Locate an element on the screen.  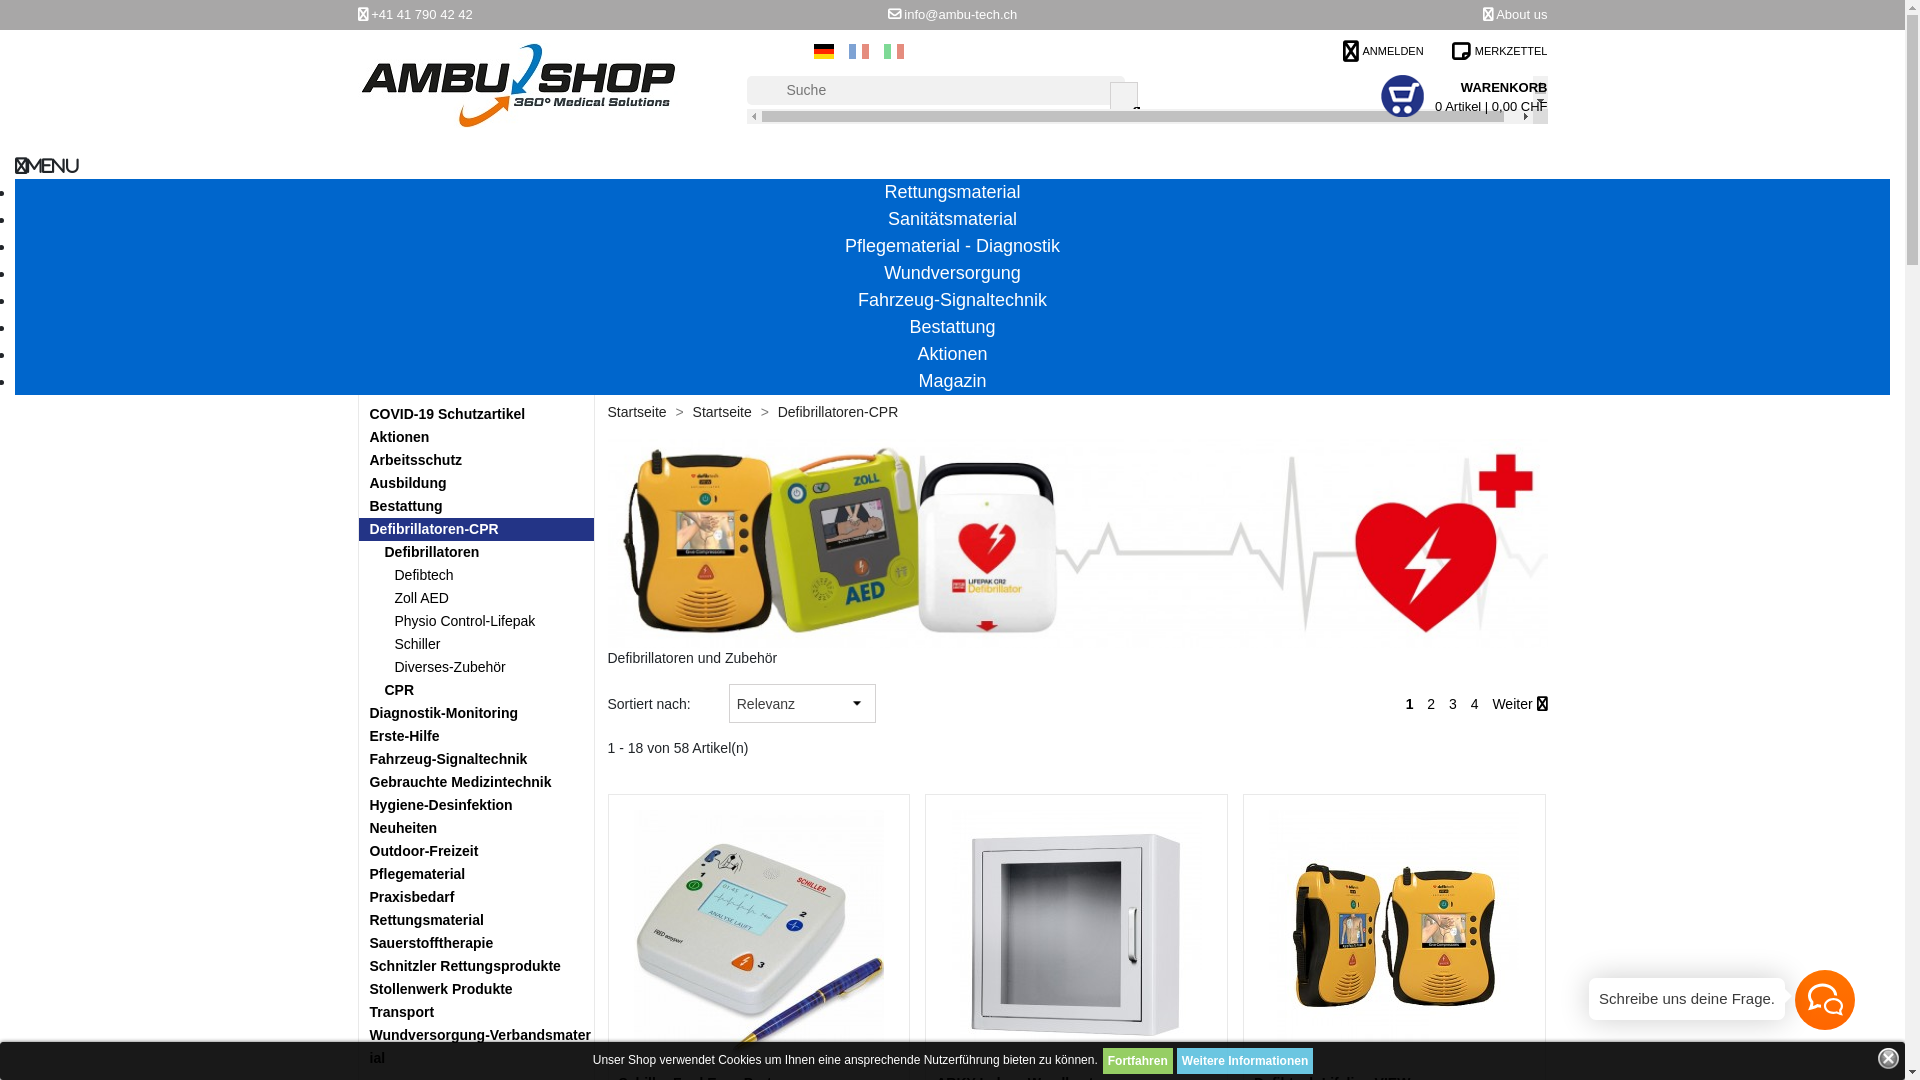
'Physio Control-Lifepak' is located at coordinates (474, 620).